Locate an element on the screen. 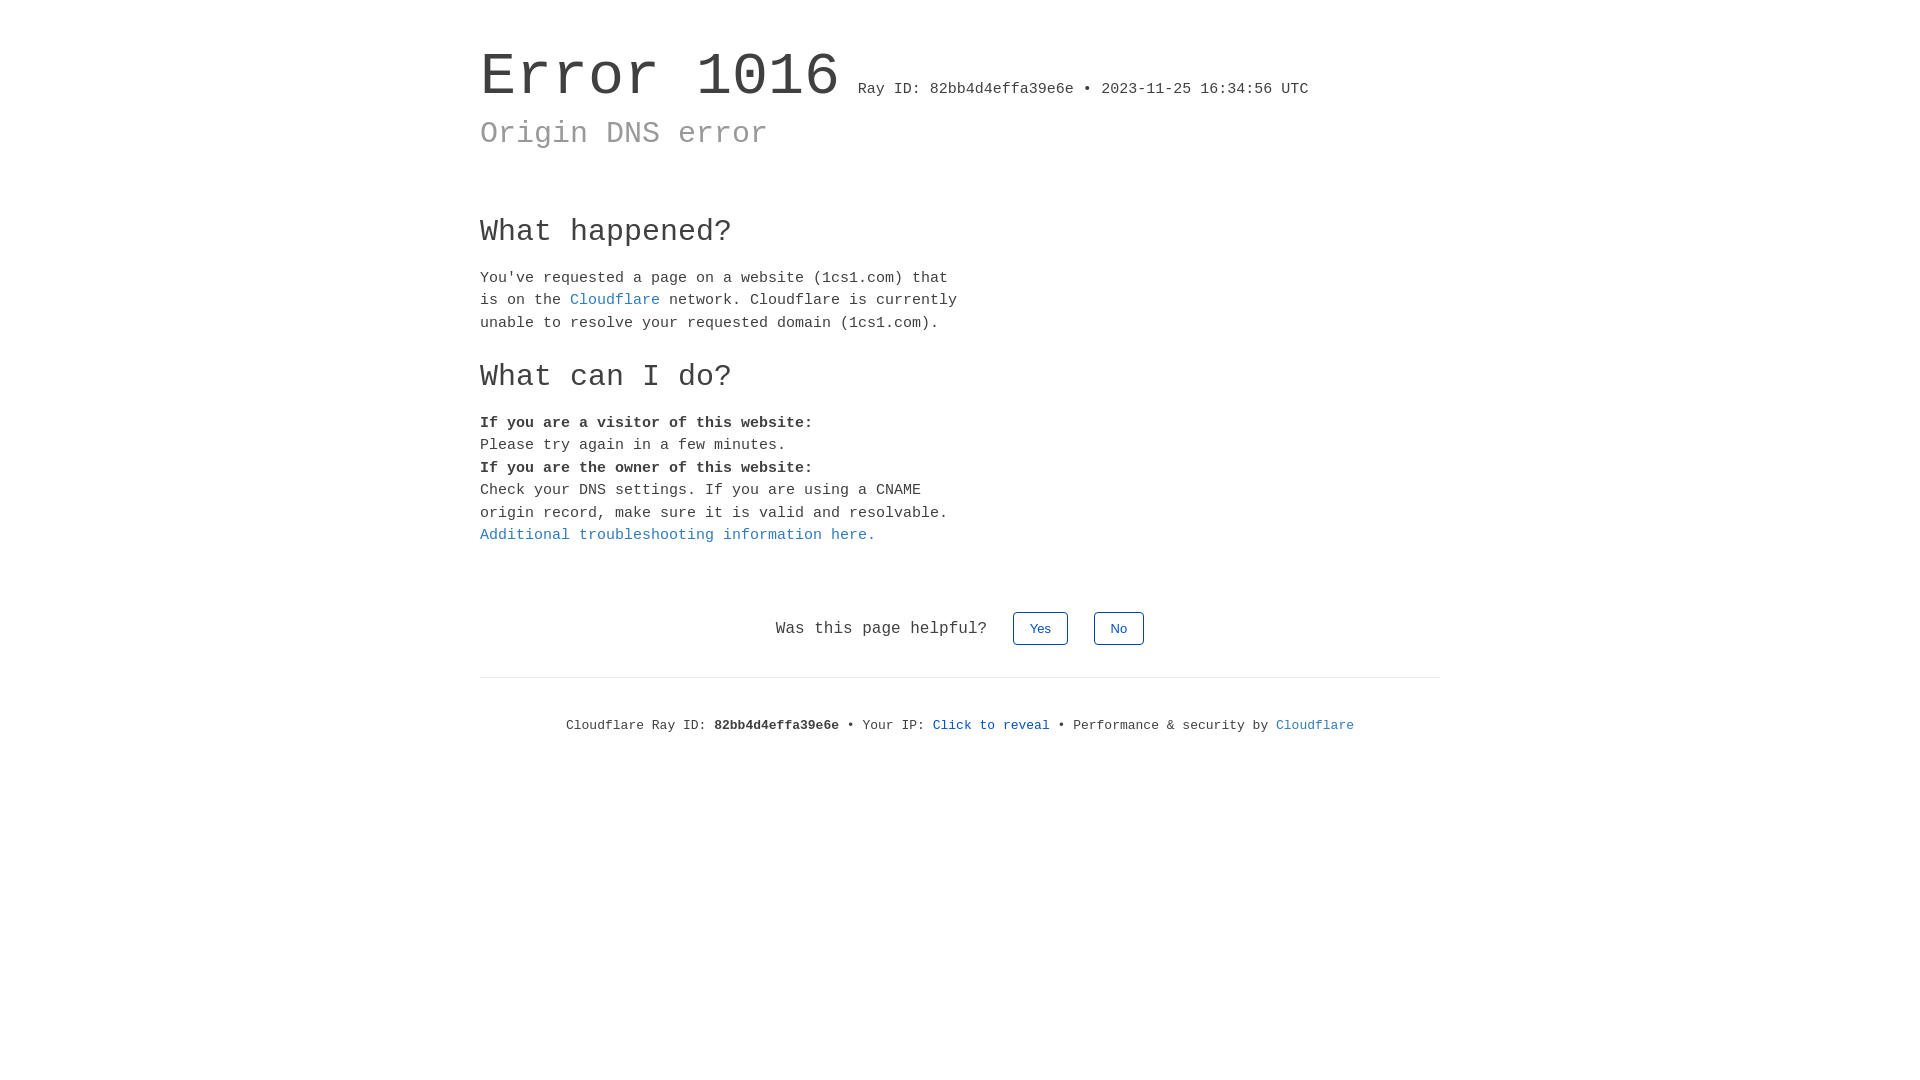 Image resolution: width=1920 pixels, height=1080 pixels. 'No' is located at coordinates (1118, 627).